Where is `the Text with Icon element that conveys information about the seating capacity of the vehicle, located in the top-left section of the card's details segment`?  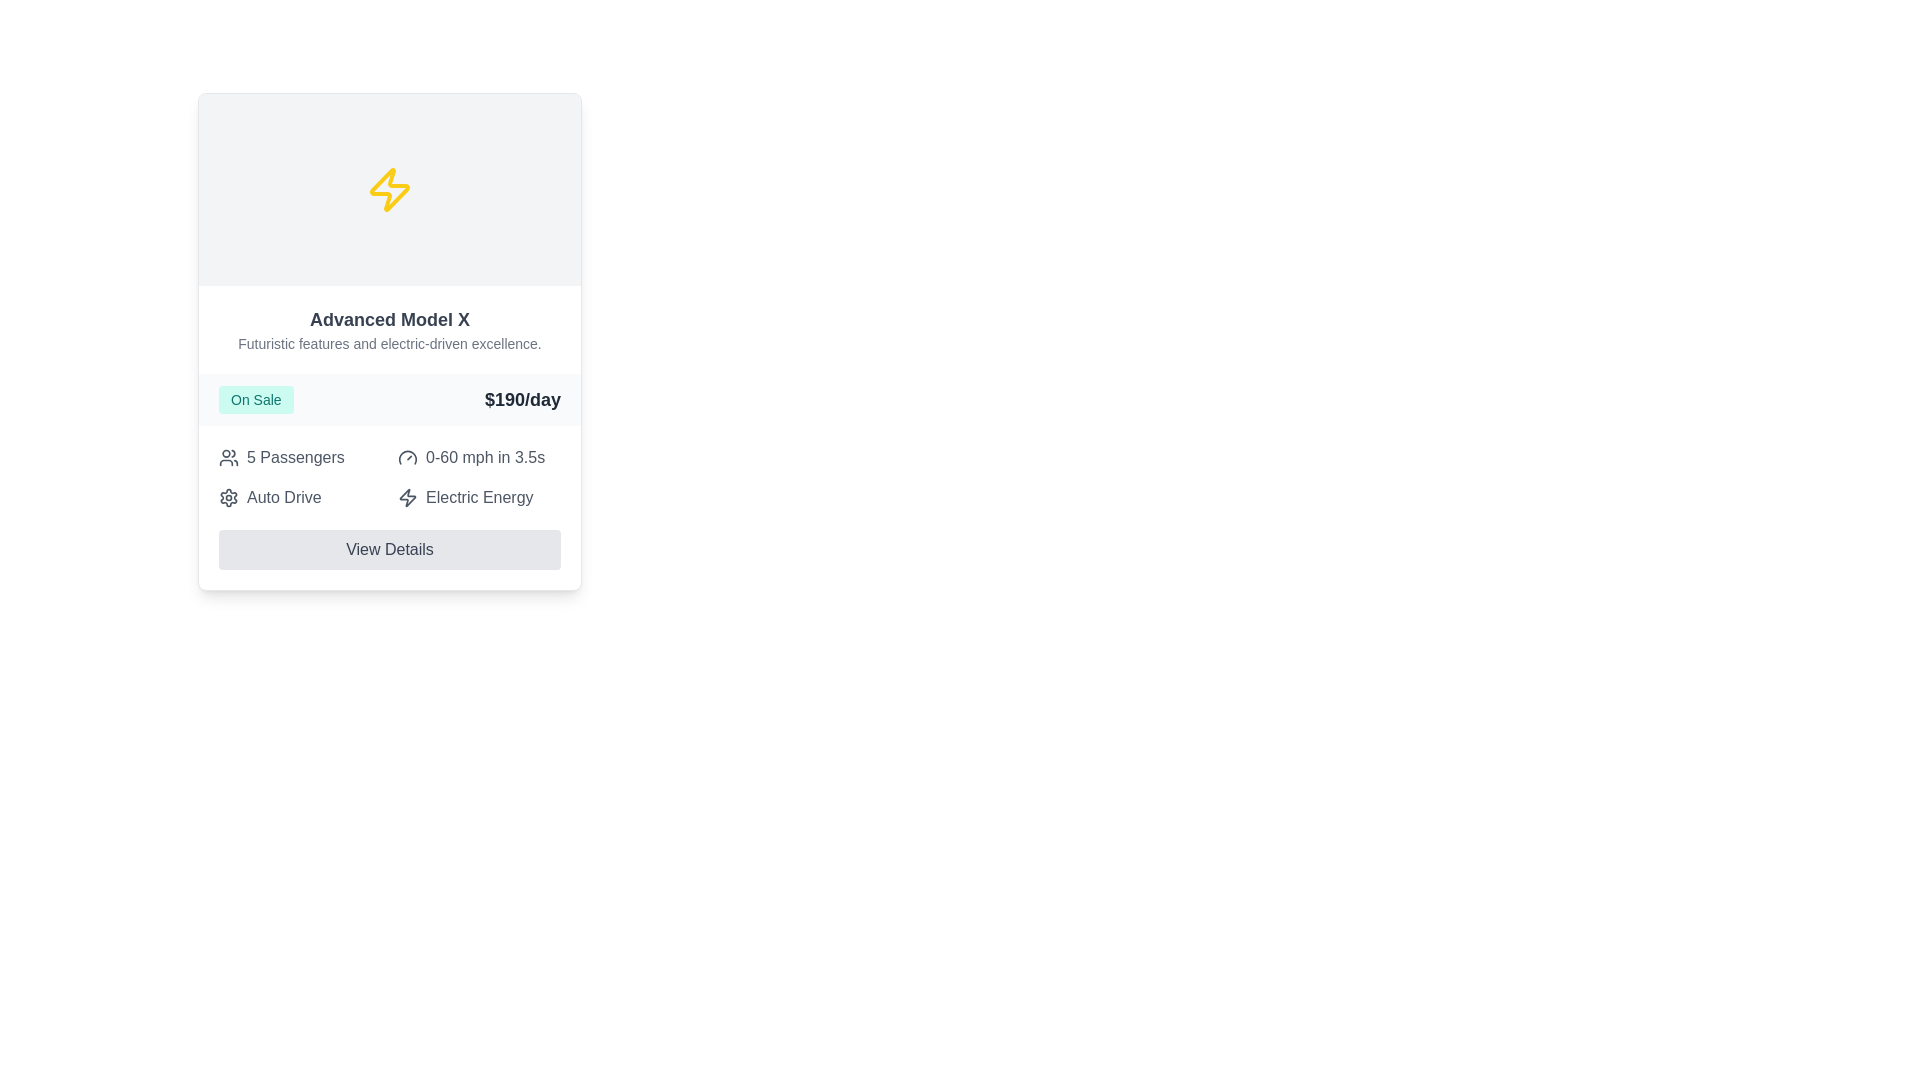 the Text with Icon element that conveys information about the seating capacity of the vehicle, located in the top-left section of the card's details segment is located at coordinates (299, 458).